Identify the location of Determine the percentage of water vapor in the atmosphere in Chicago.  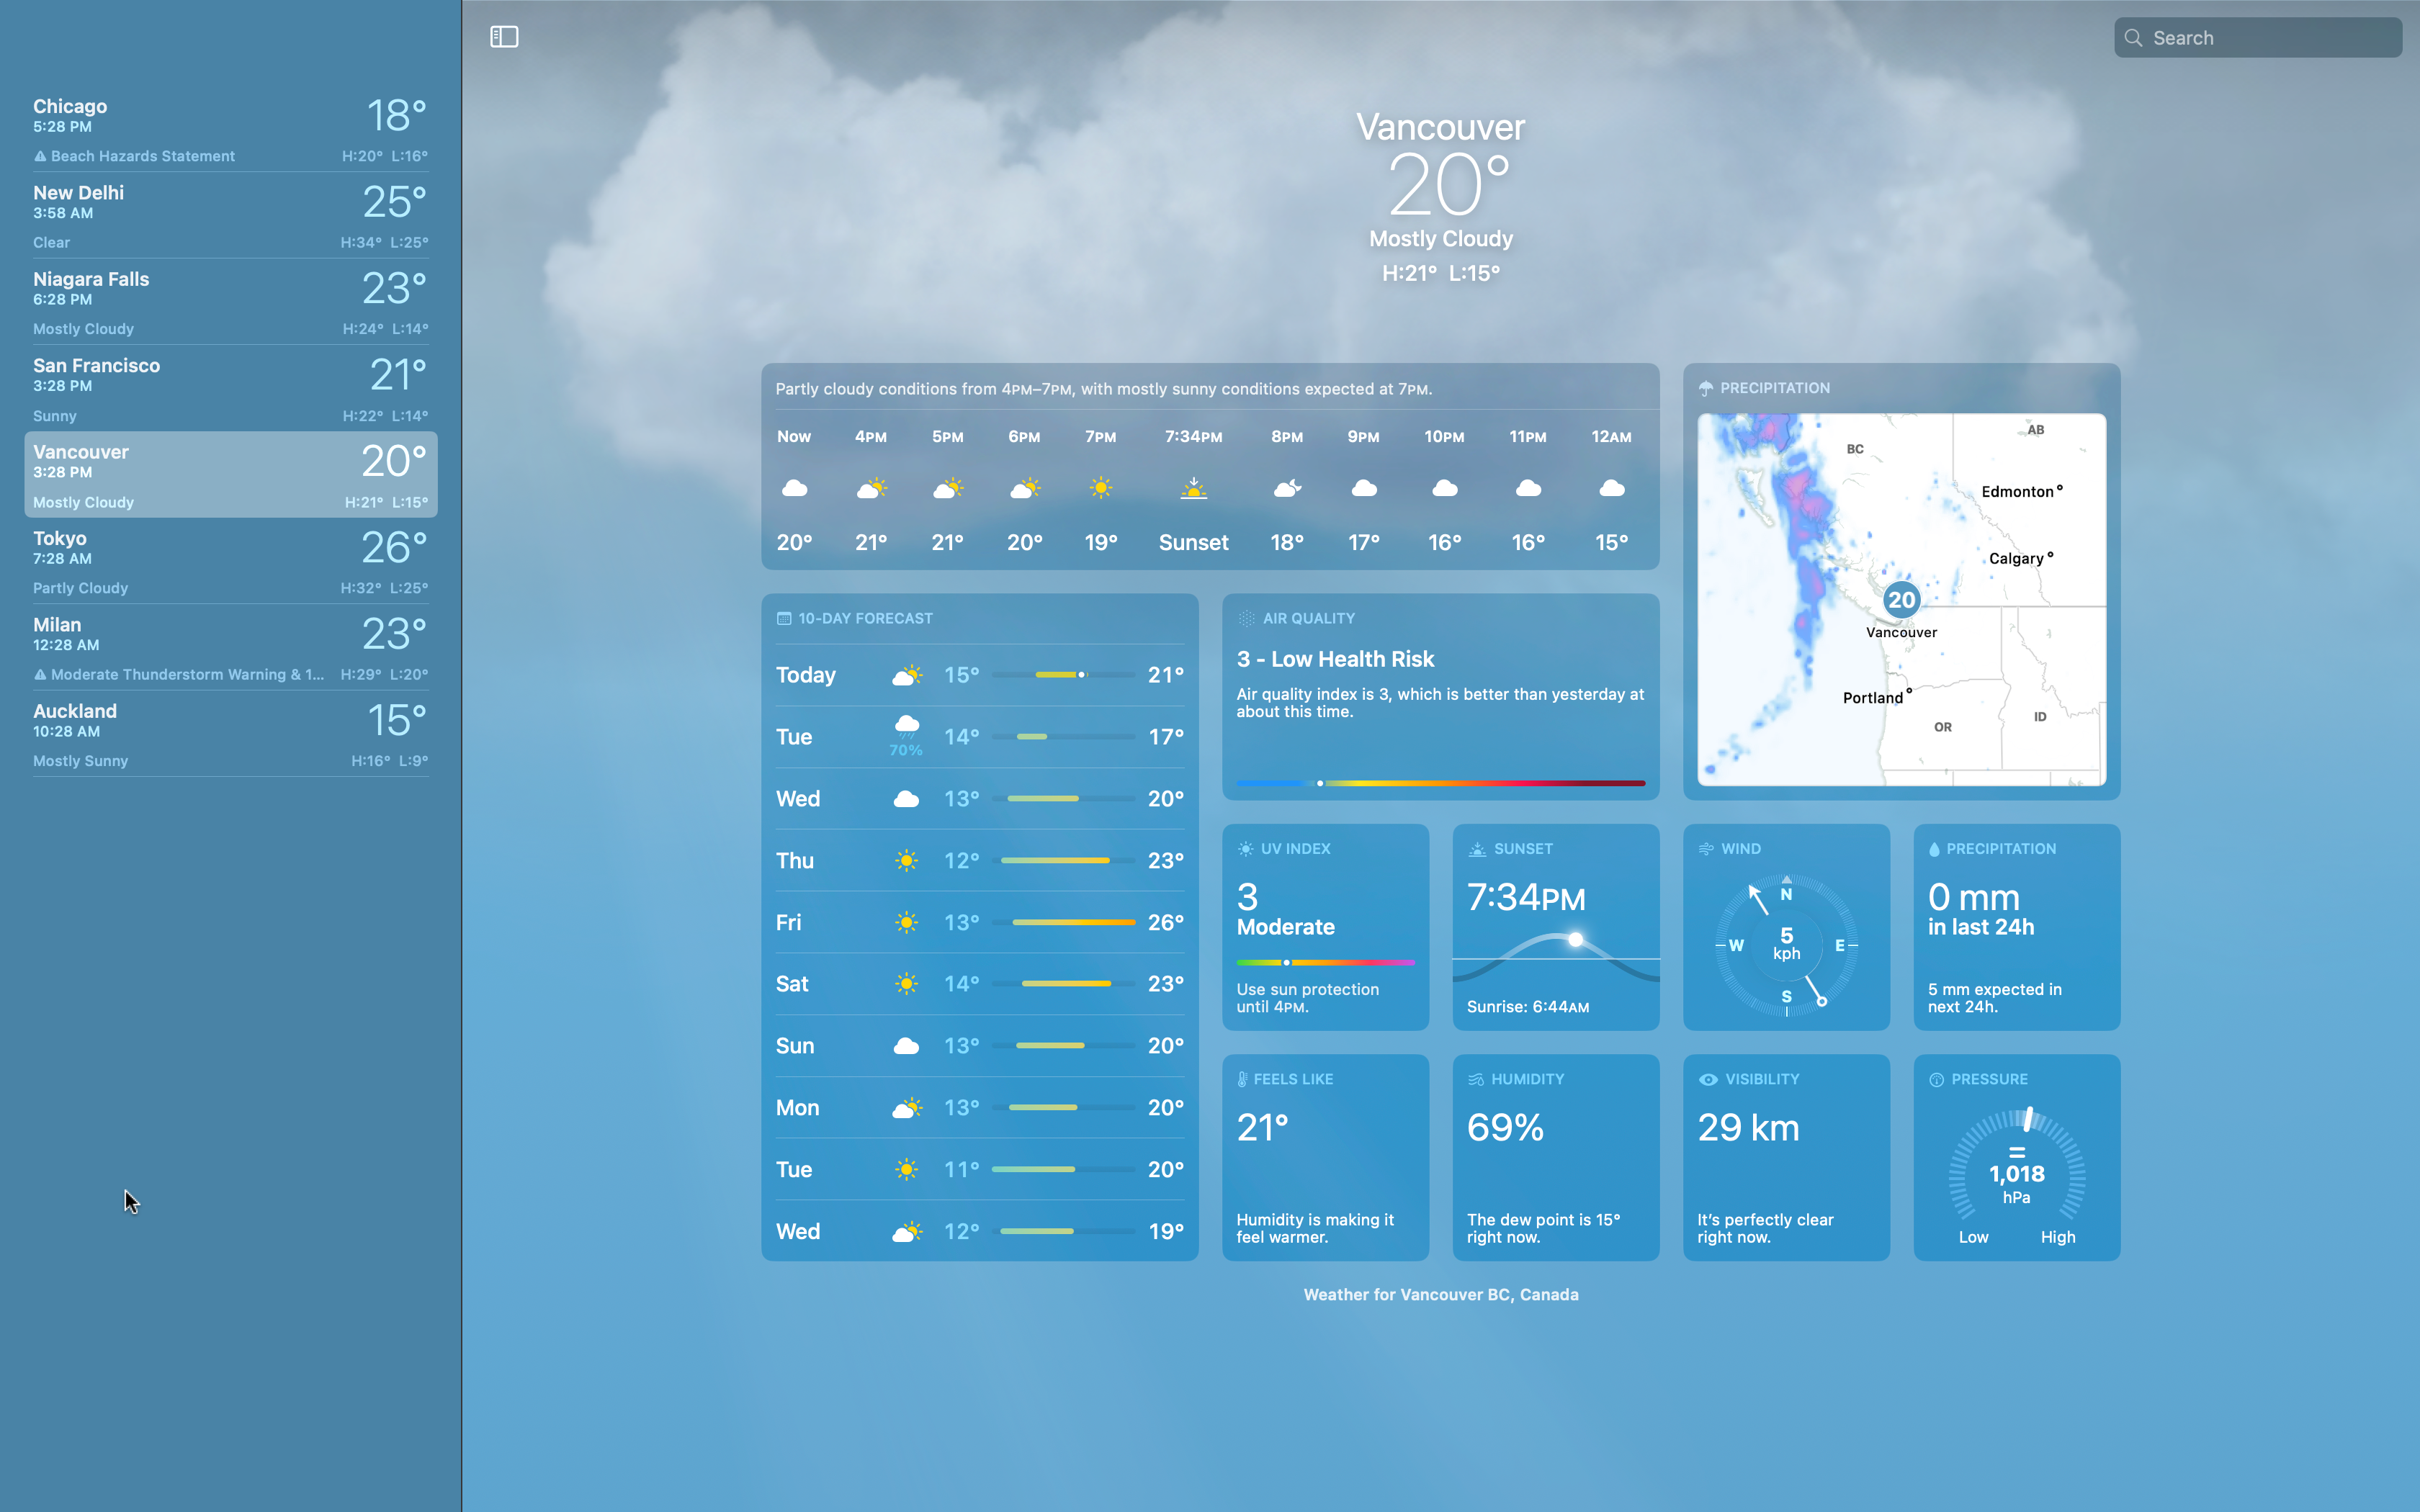
(1560, 1158).